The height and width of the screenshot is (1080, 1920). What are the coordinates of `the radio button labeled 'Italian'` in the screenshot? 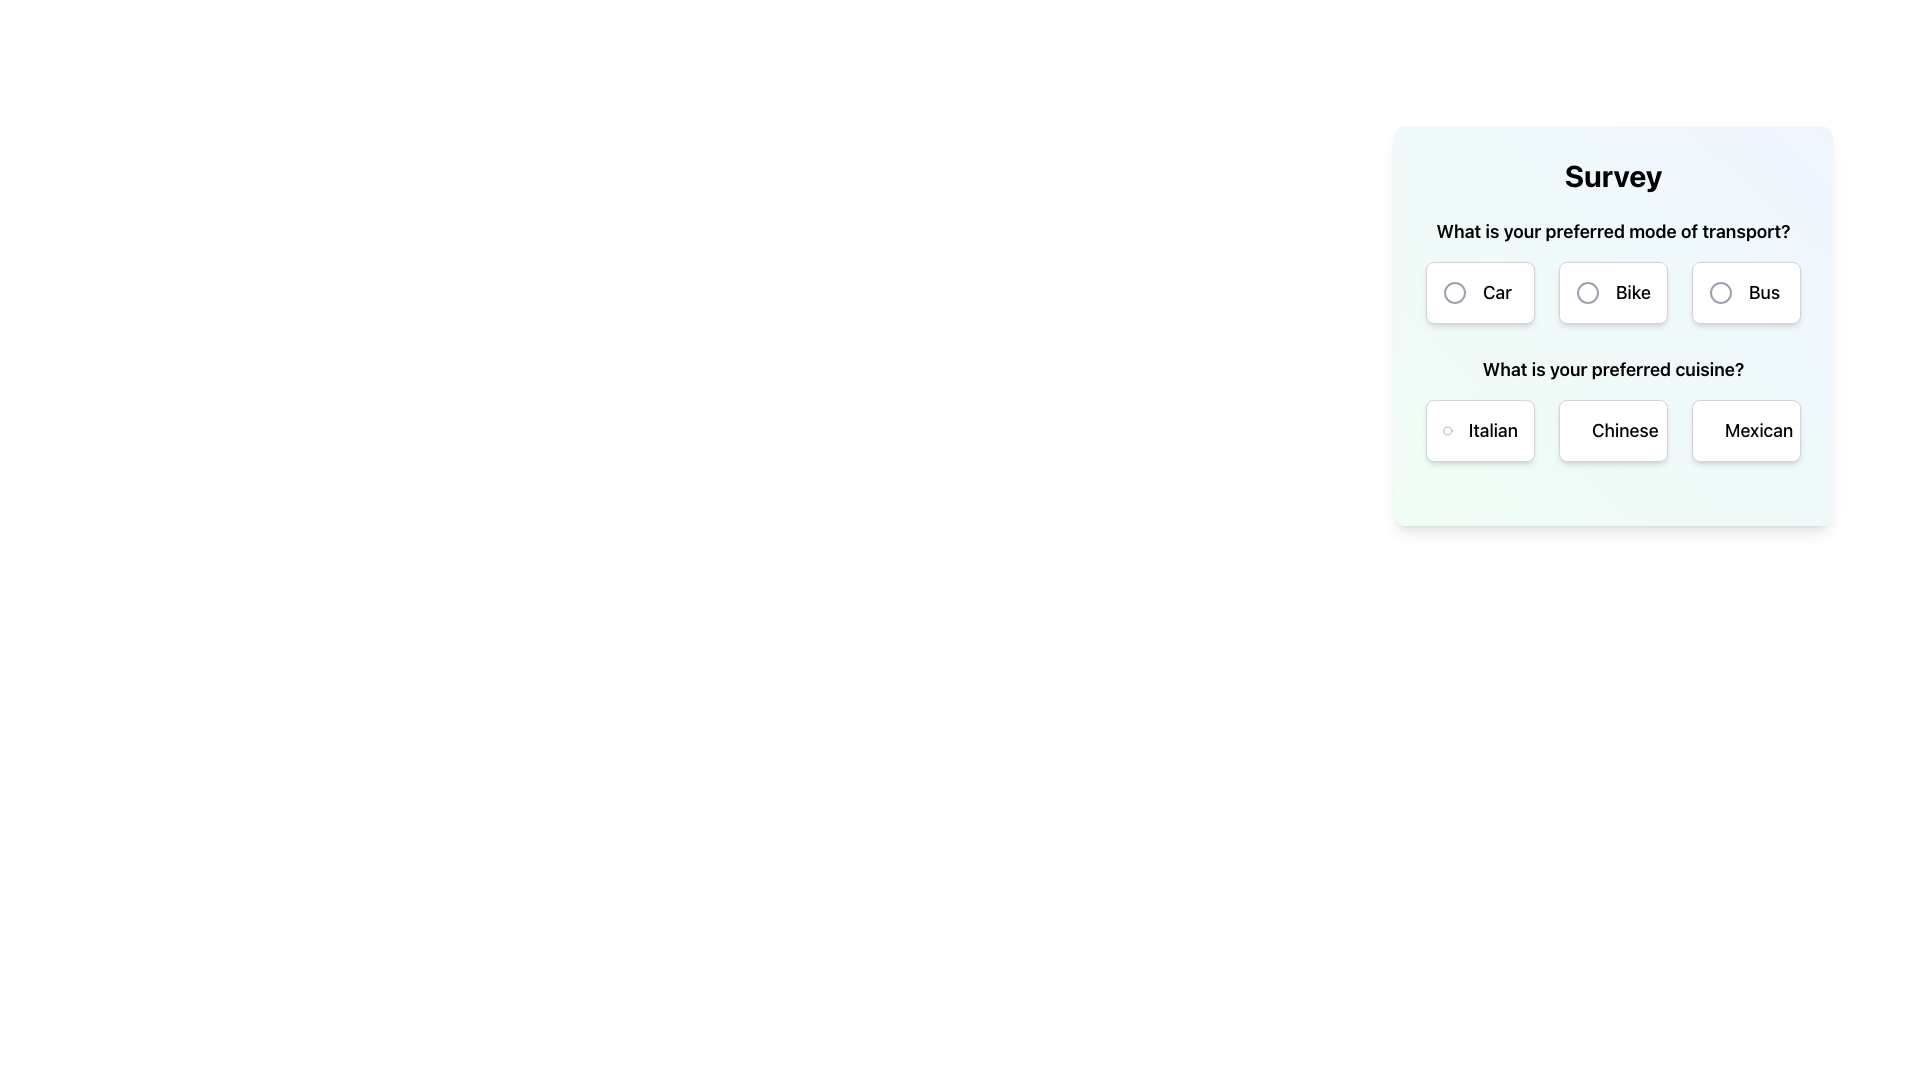 It's located at (1480, 430).